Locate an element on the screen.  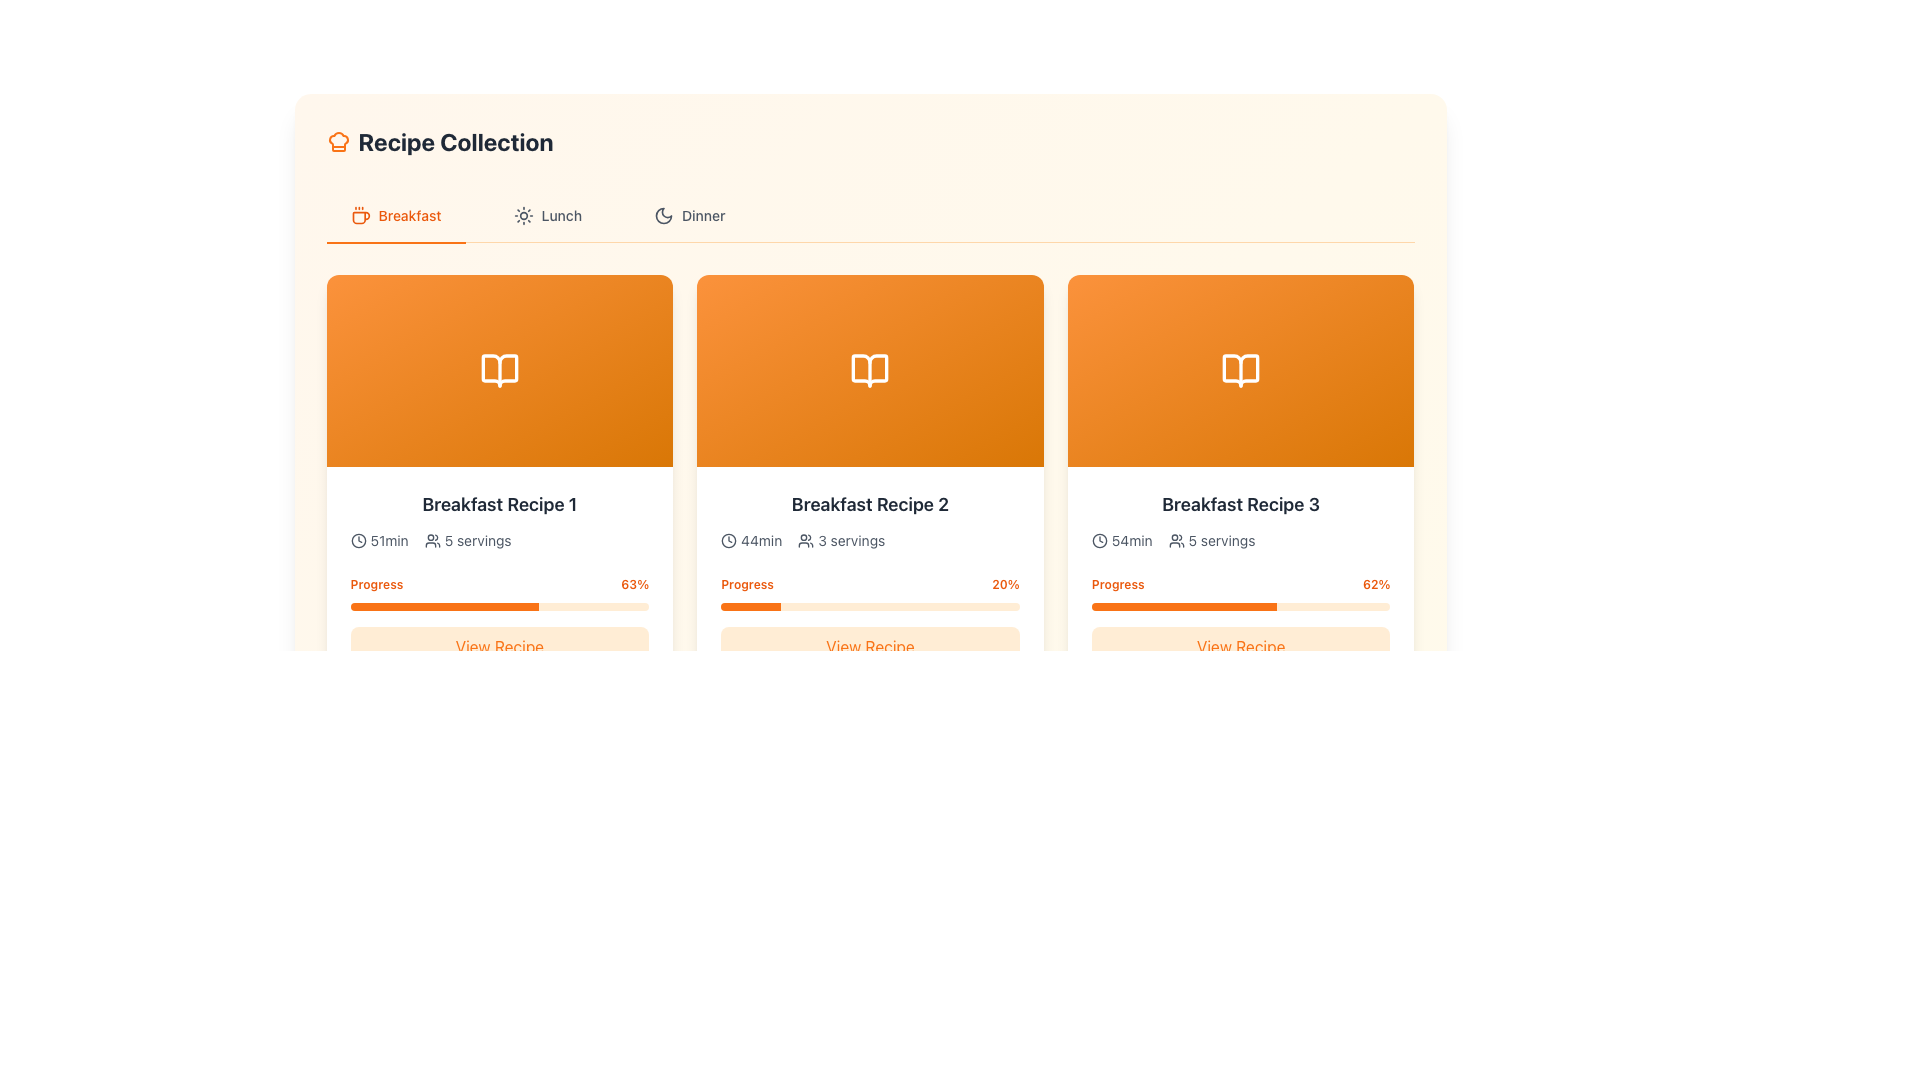
the SVG Icon that visually indicates the number of servings related to the recipe, positioned to the left of the text label '5 servings' in the third column of recipe cards under the title 'Breakfast Recipe 3' is located at coordinates (1176, 540).